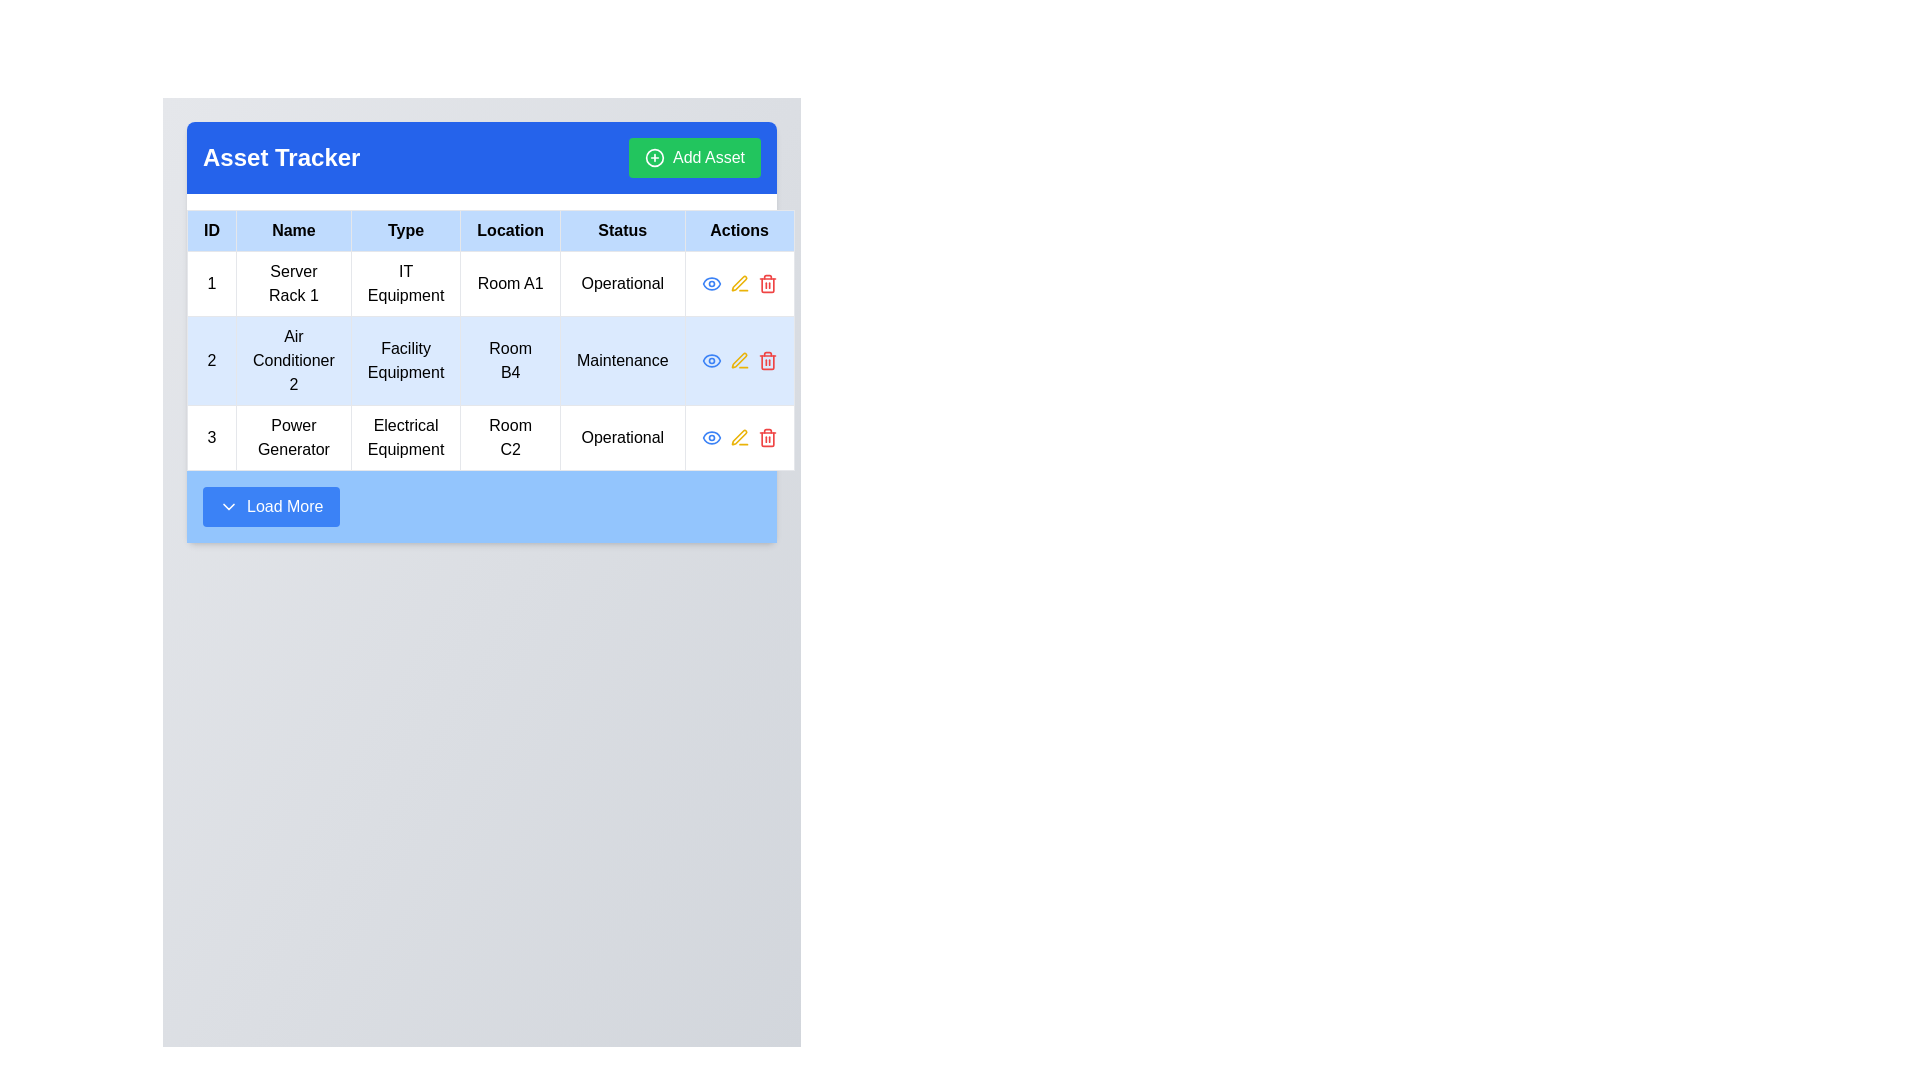 This screenshot has height=1080, width=1920. I want to click on the text 'Type' by clicking on the third column header in the table, which indicates the category for the data listed below it, so click(405, 230).